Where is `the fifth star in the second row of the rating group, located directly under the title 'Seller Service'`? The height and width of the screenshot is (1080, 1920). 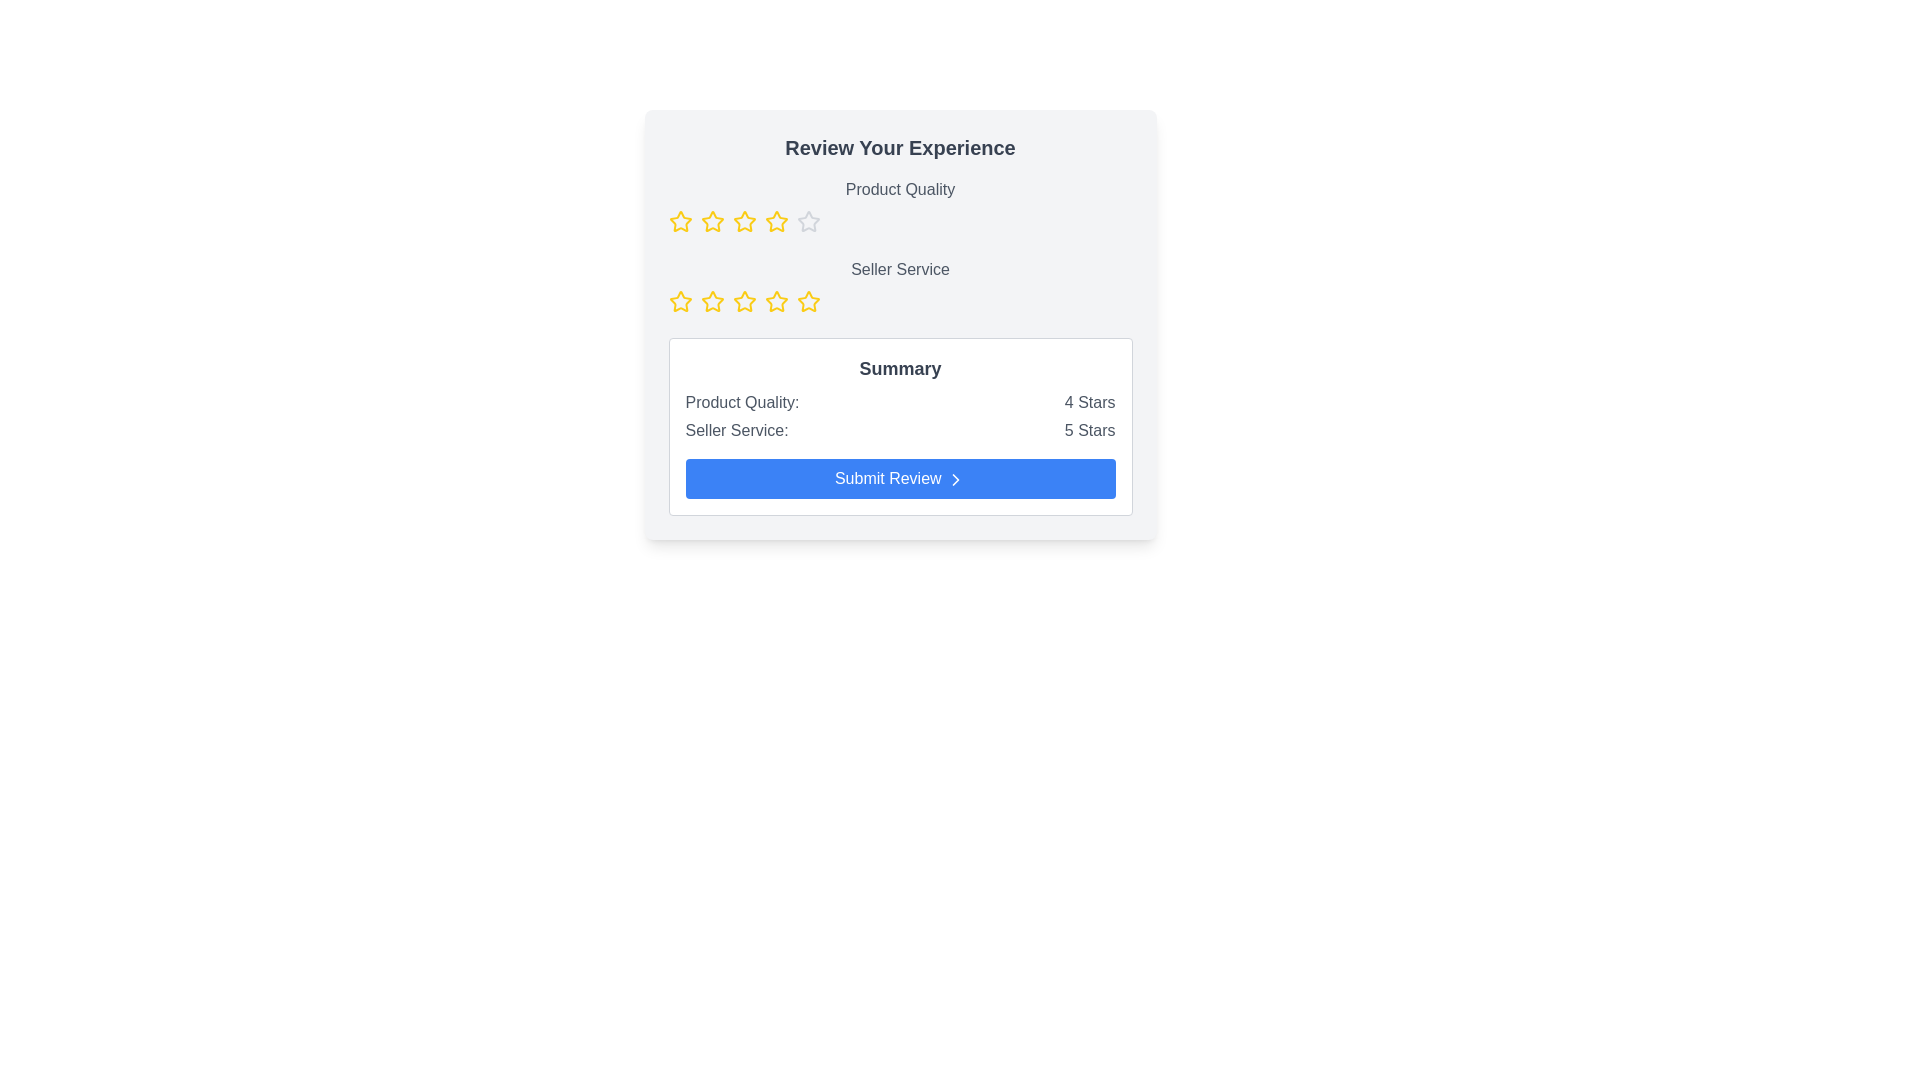 the fifth star in the second row of the rating group, located directly under the title 'Seller Service' is located at coordinates (808, 301).